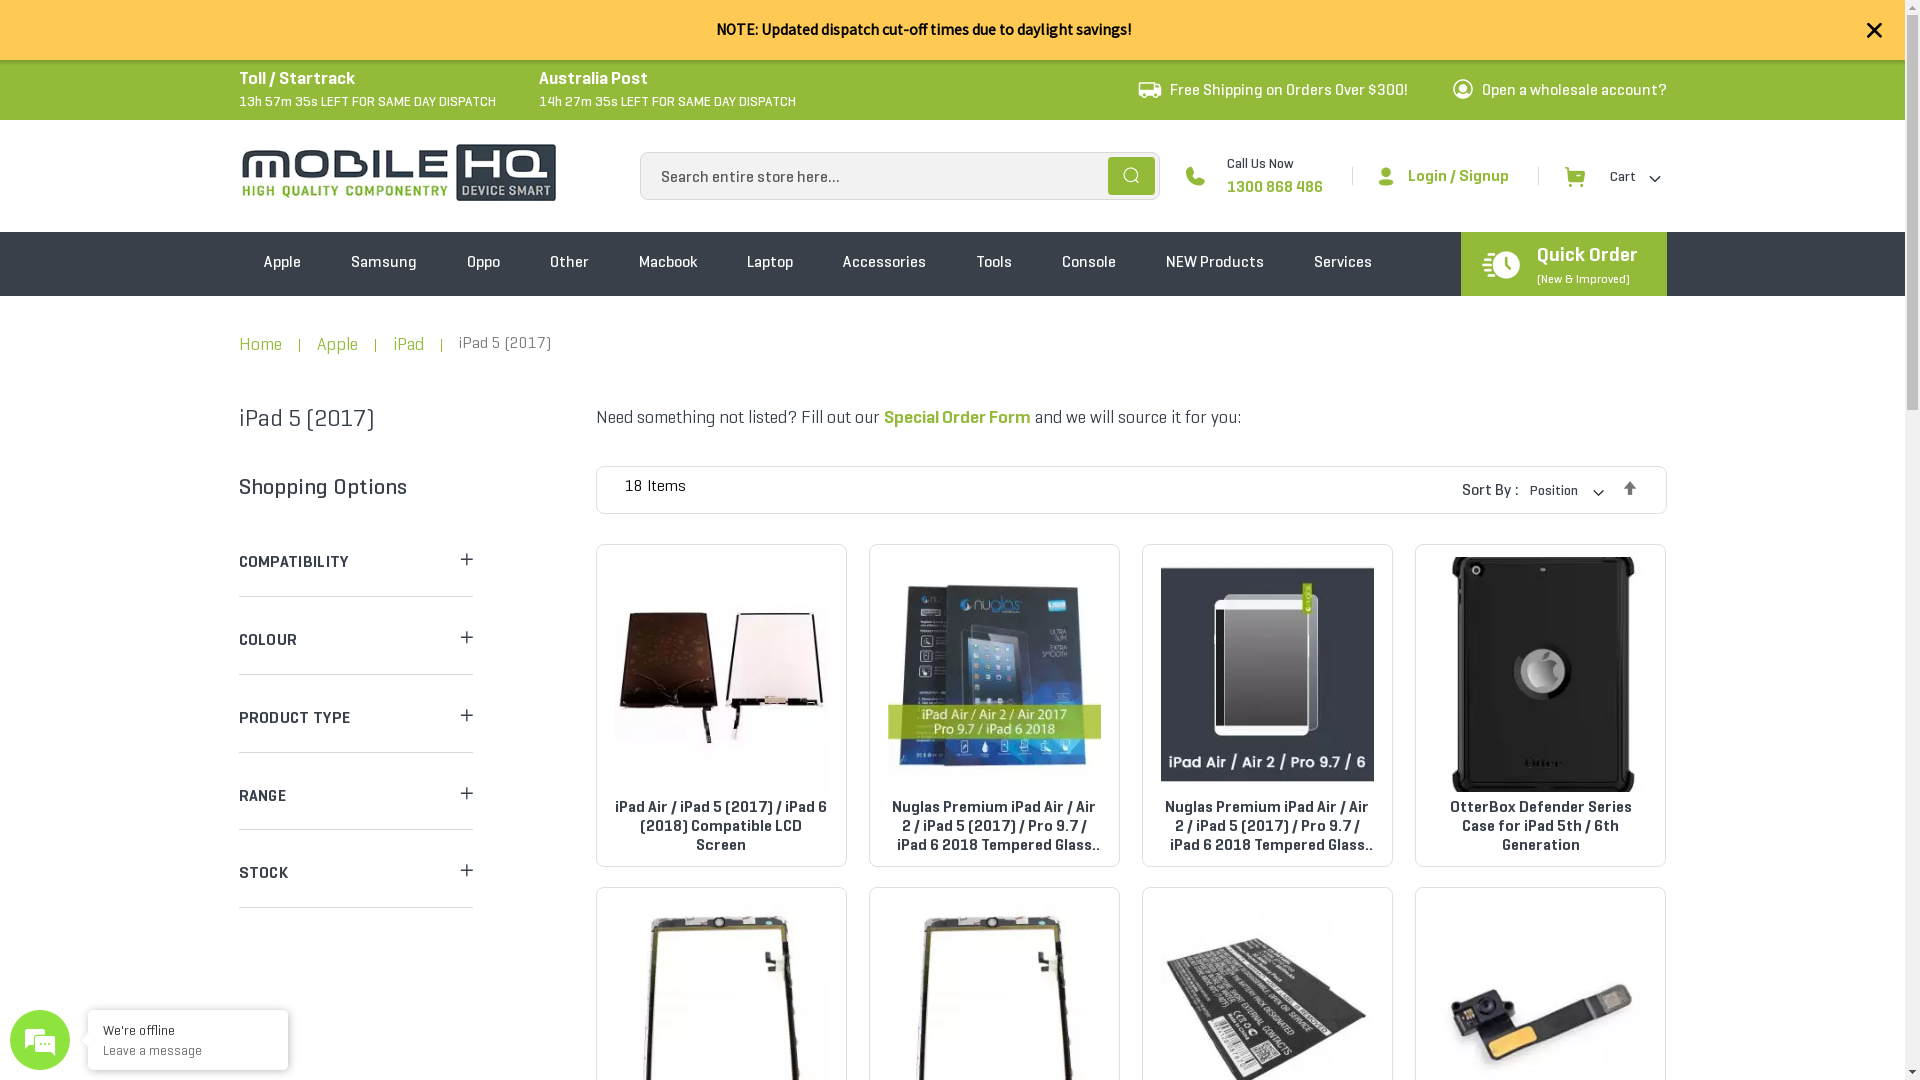 The width and height of the screenshot is (1920, 1080). I want to click on 'Services', so click(1342, 202).